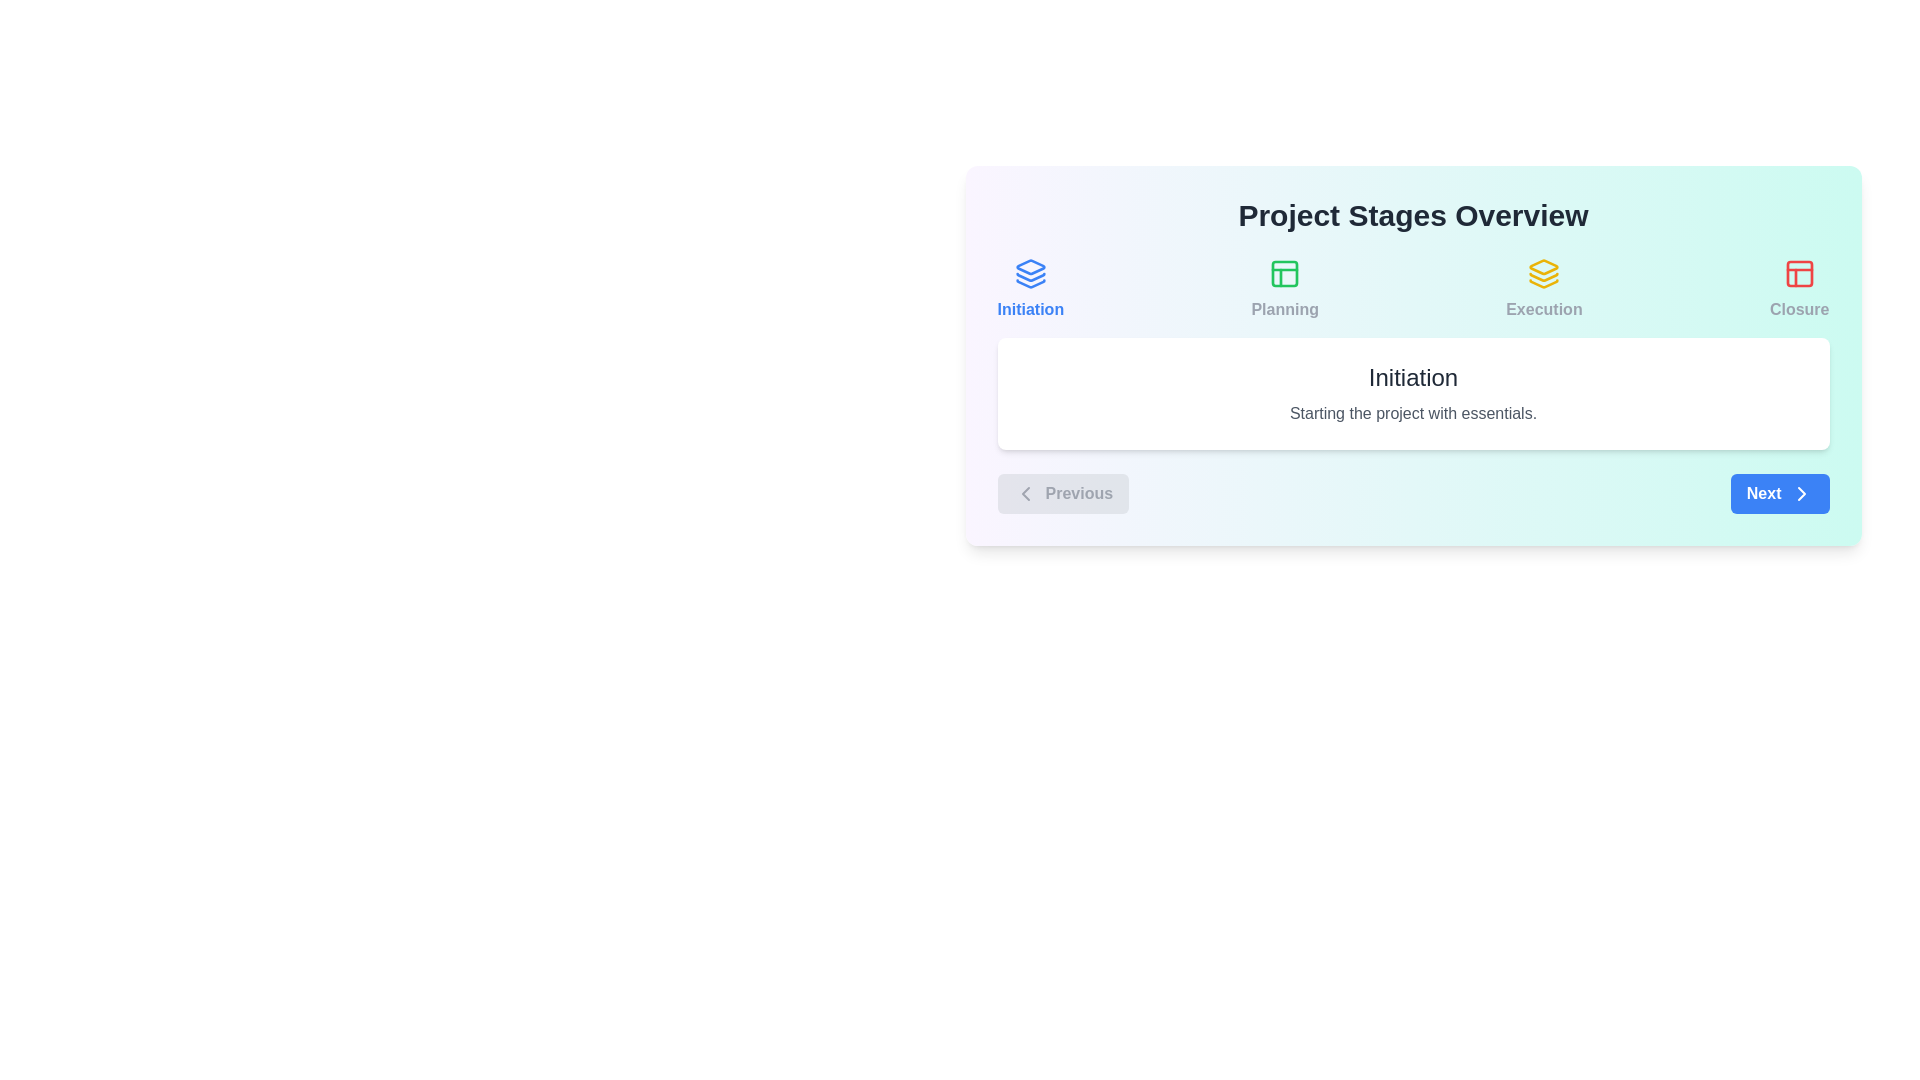 The image size is (1920, 1080). What do you see at coordinates (1412, 289) in the screenshot?
I see `the Breadcrumb-like navigation bar representing project stages` at bounding box center [1412, 289].